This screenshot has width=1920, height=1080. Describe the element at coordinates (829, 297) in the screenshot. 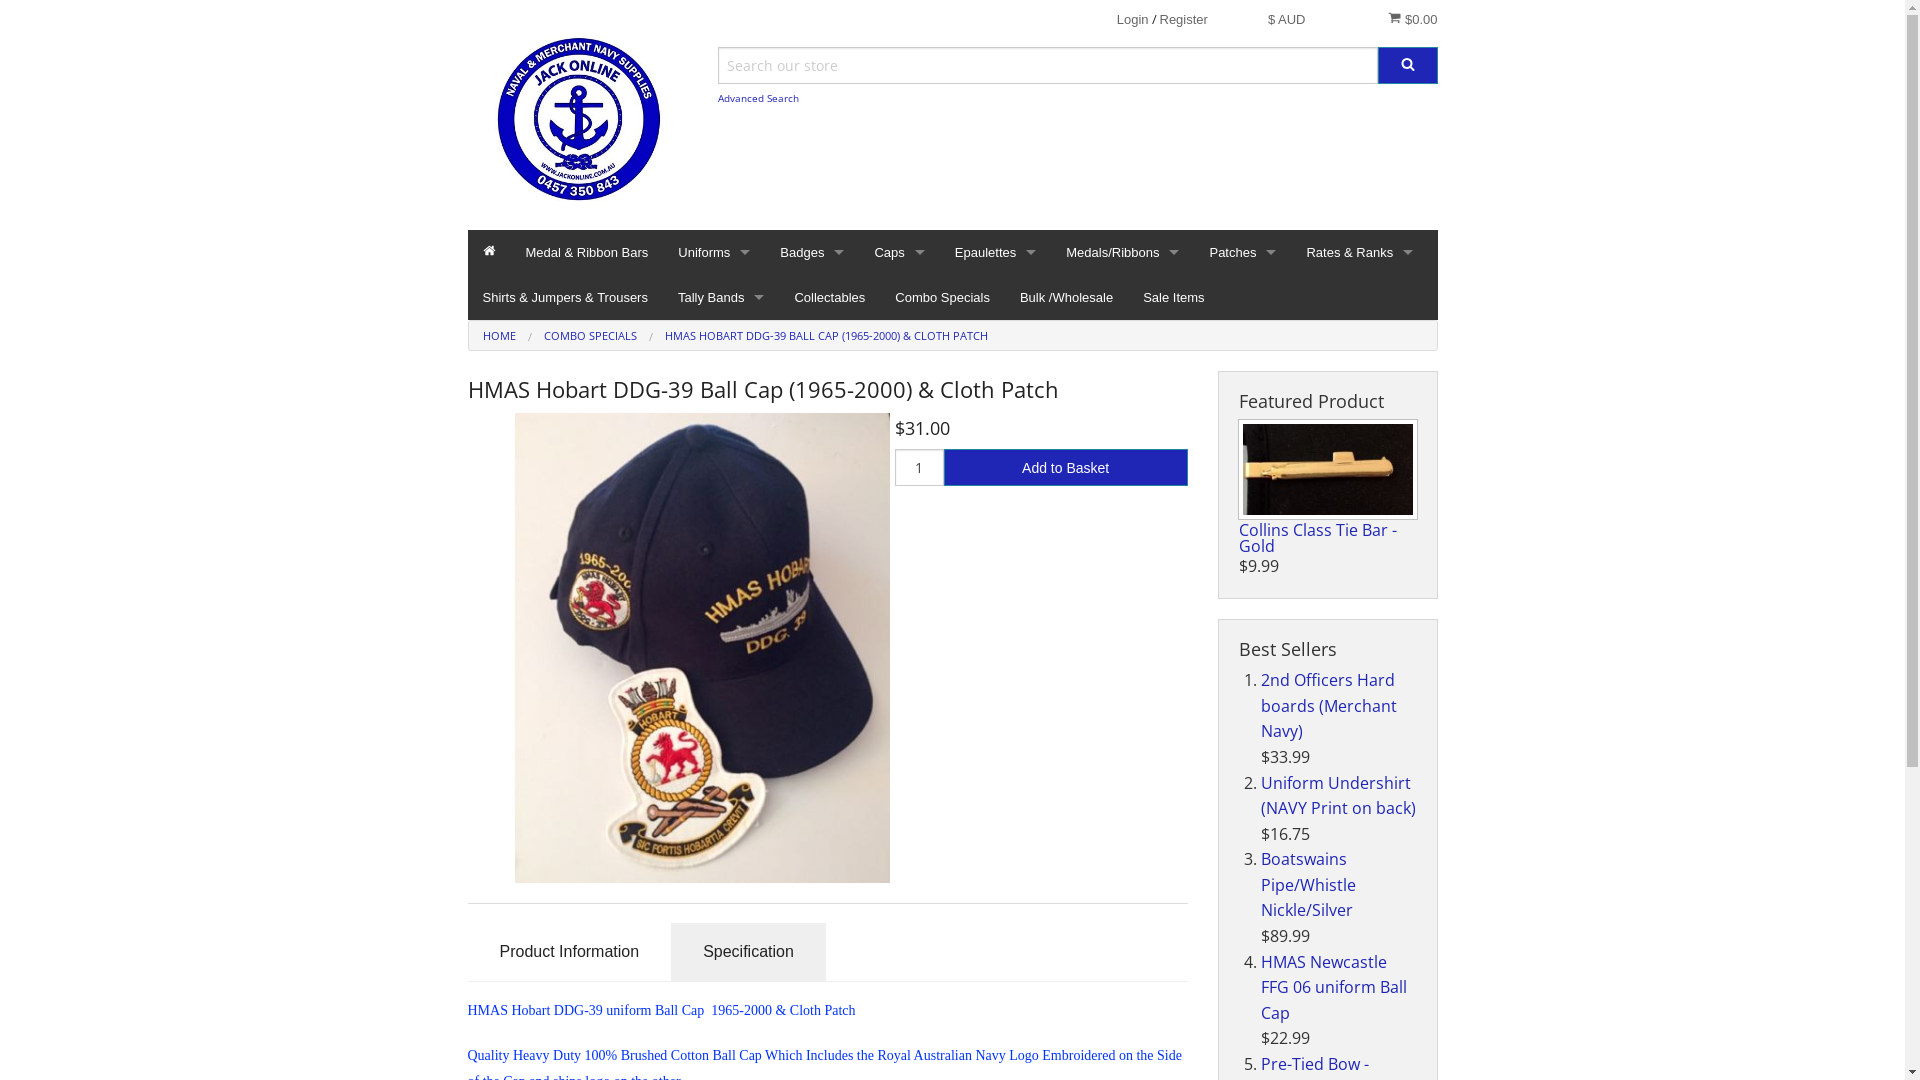

I see `'Collectables'` at that location.